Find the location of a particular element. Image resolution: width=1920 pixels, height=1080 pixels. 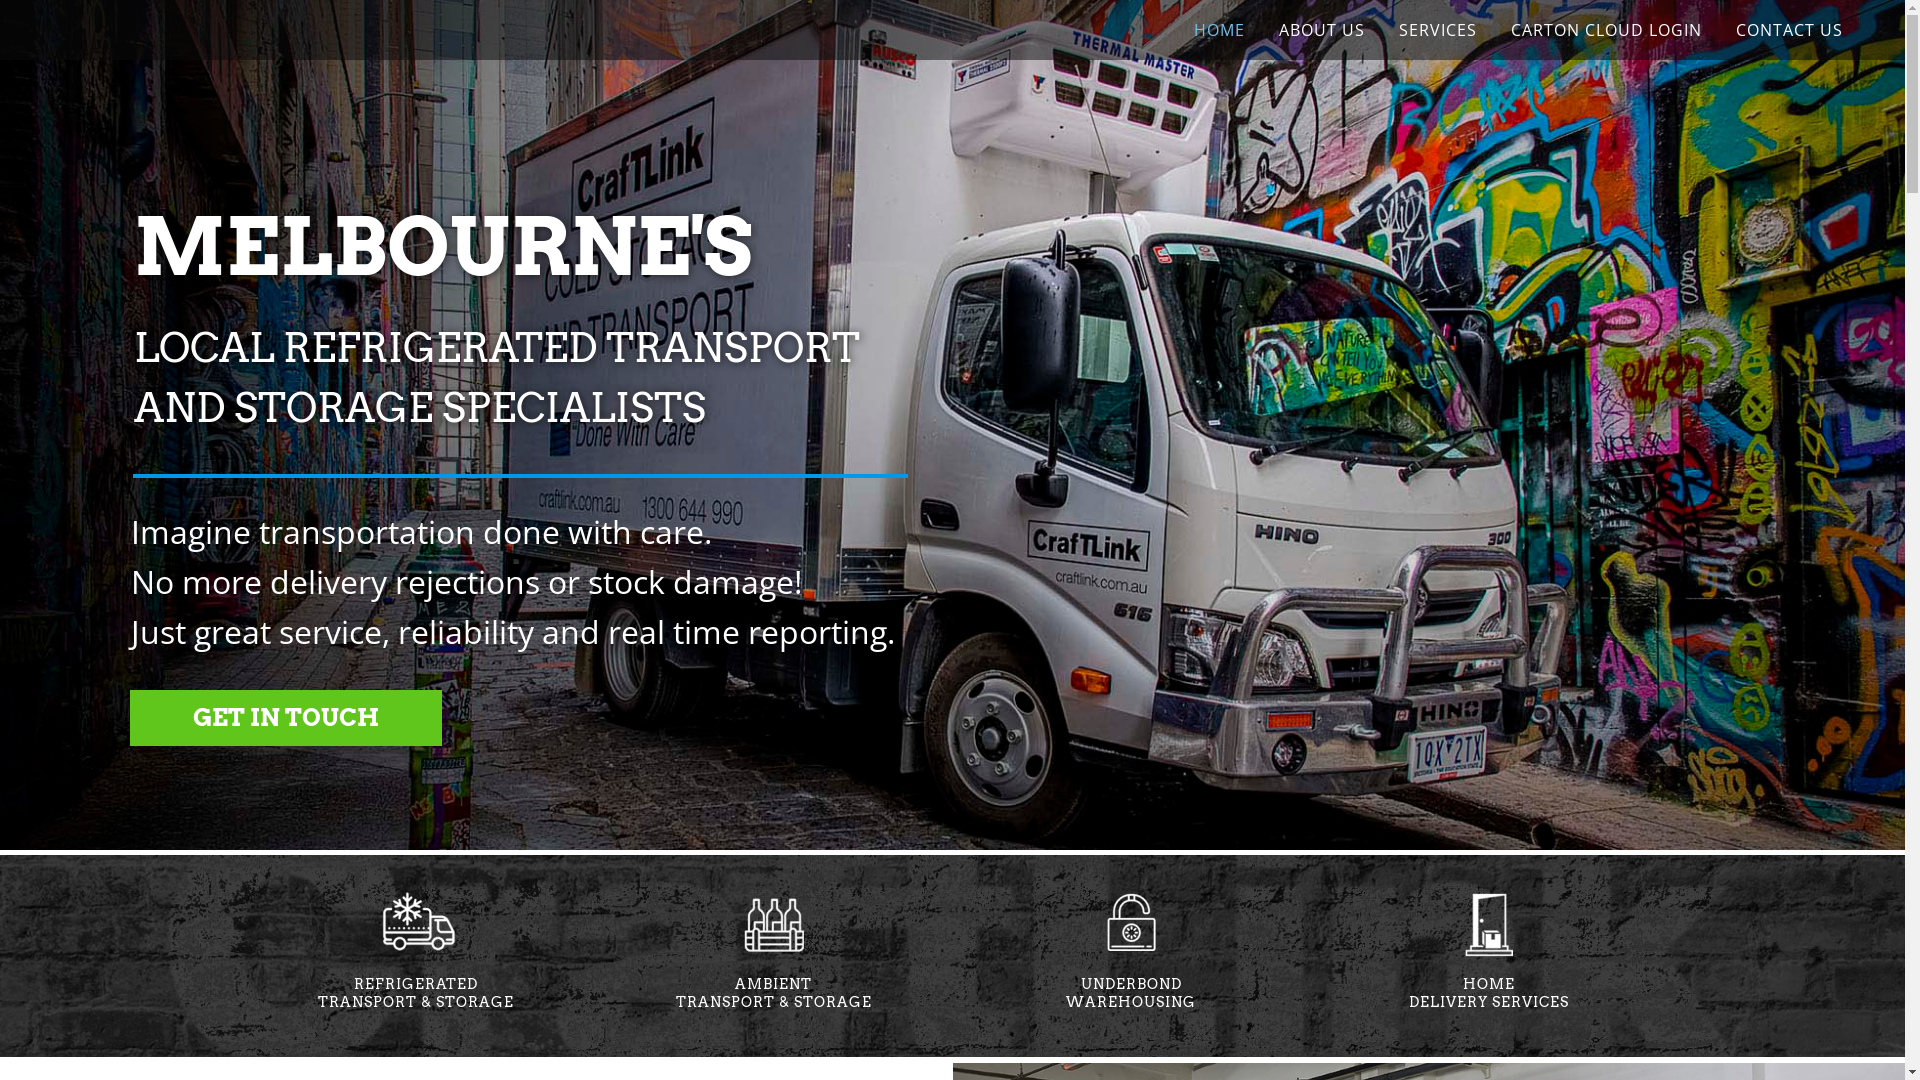

'CARTON CLOUD LOGIN' is located at coordinates (1606, 30).